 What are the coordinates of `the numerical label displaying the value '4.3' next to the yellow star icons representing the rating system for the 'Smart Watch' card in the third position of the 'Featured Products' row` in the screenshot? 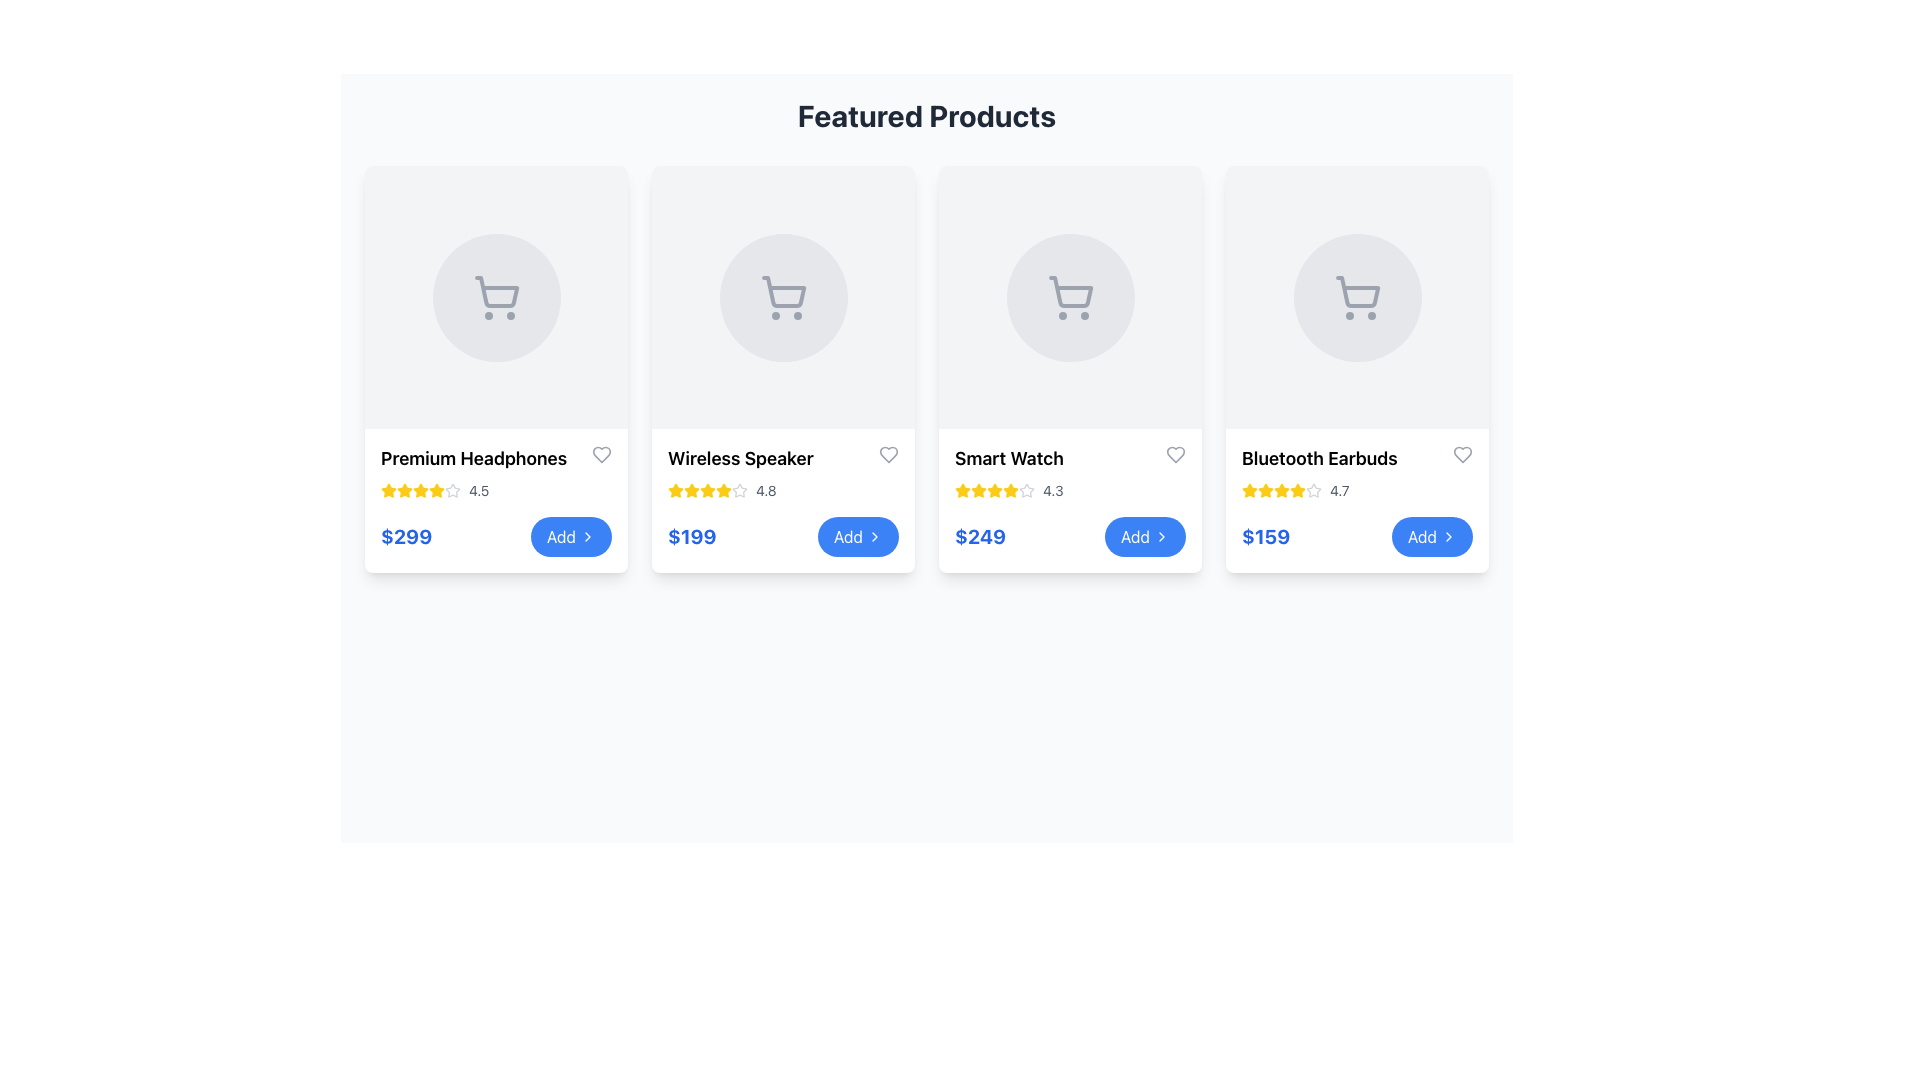 It's located at (1052, 490).